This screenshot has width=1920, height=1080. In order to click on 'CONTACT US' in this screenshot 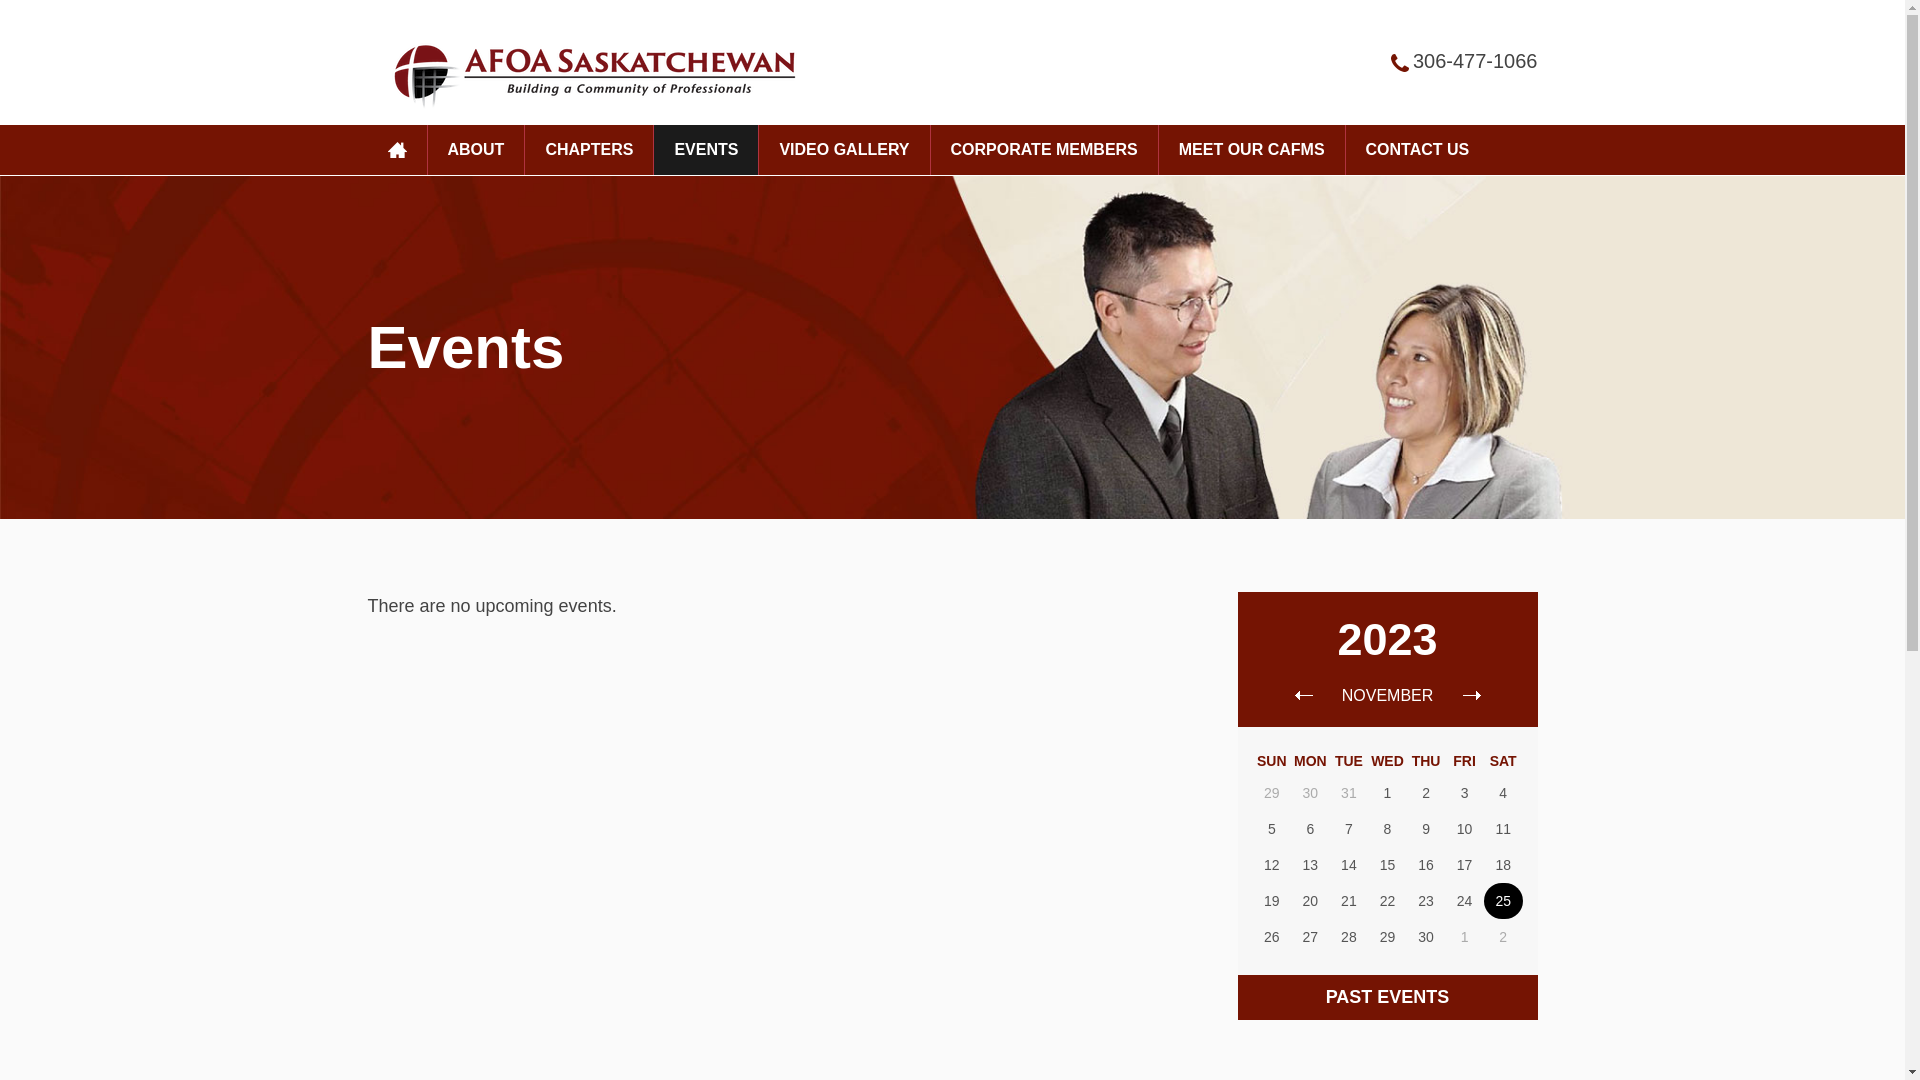, I will do `click(1416, 149)`.